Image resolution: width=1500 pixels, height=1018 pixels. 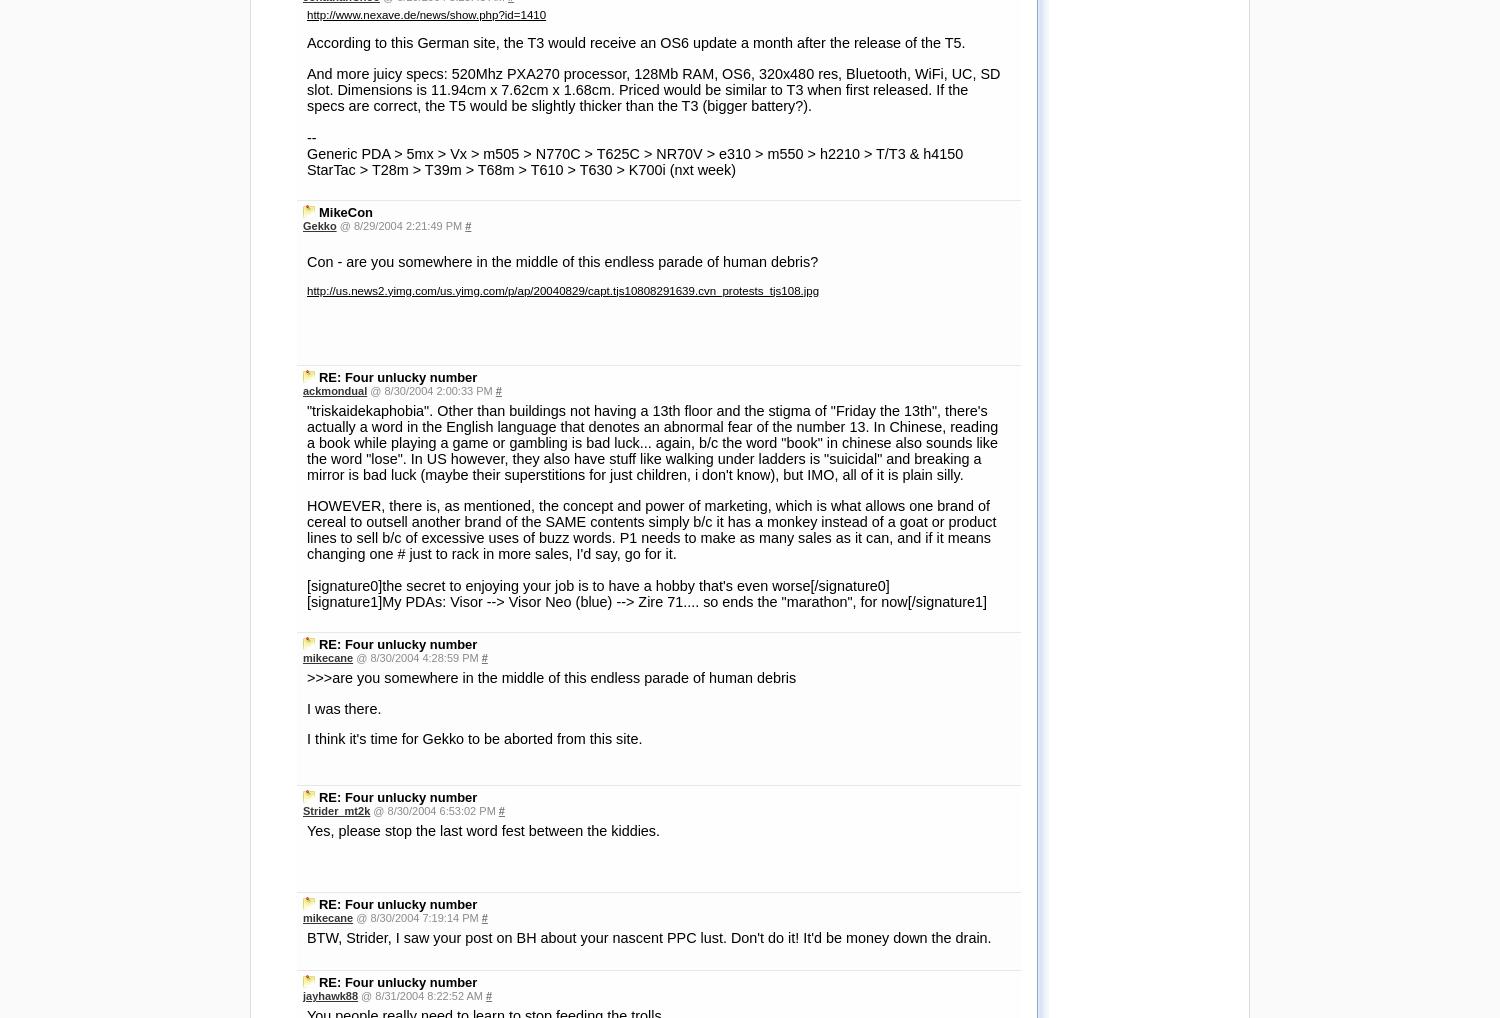 I want to click on 'This makes sense! I am game for WiFi+Bluetooth!', so click(x=459, y=888).